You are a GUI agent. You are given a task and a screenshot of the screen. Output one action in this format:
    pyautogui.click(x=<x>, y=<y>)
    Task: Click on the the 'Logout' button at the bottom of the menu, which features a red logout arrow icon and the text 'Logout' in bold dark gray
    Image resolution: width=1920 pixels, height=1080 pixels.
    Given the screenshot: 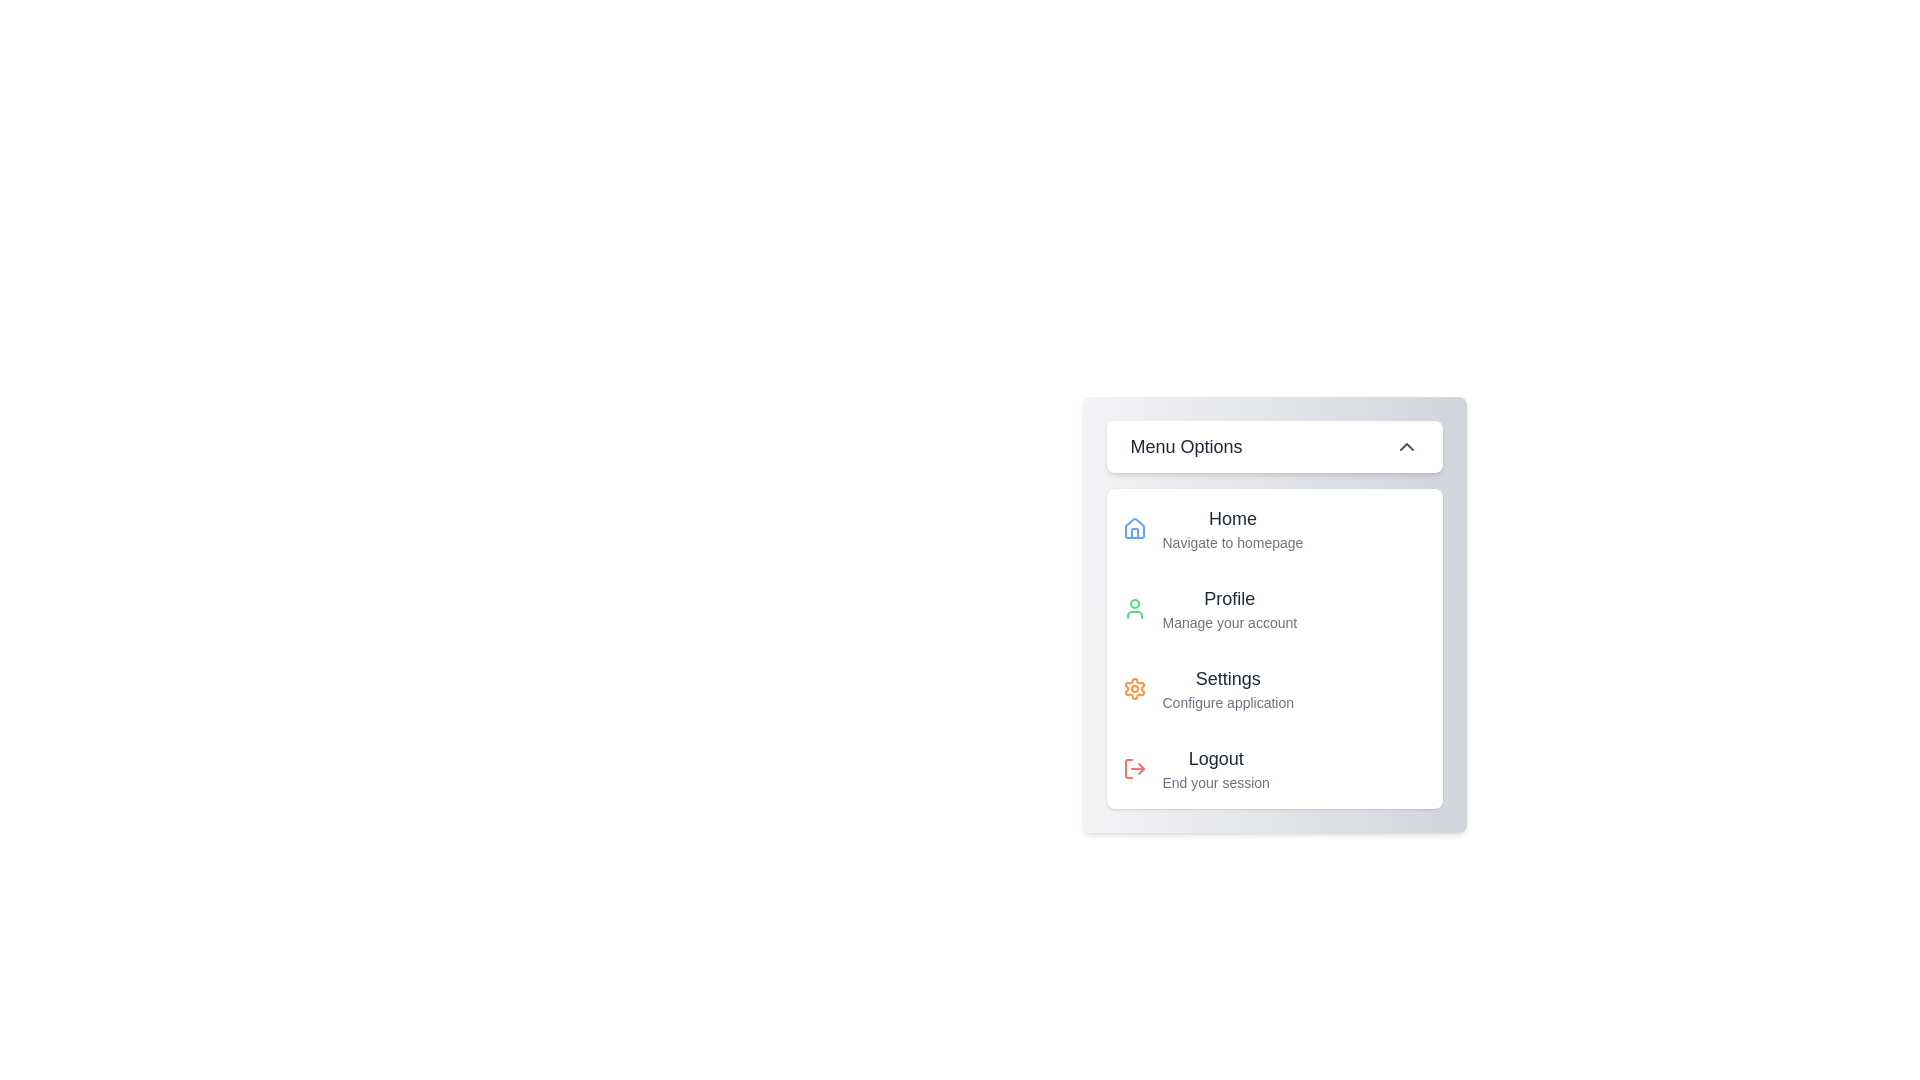 What is the action you would take?
    pyautogui.click(x=1273, y=767)
    